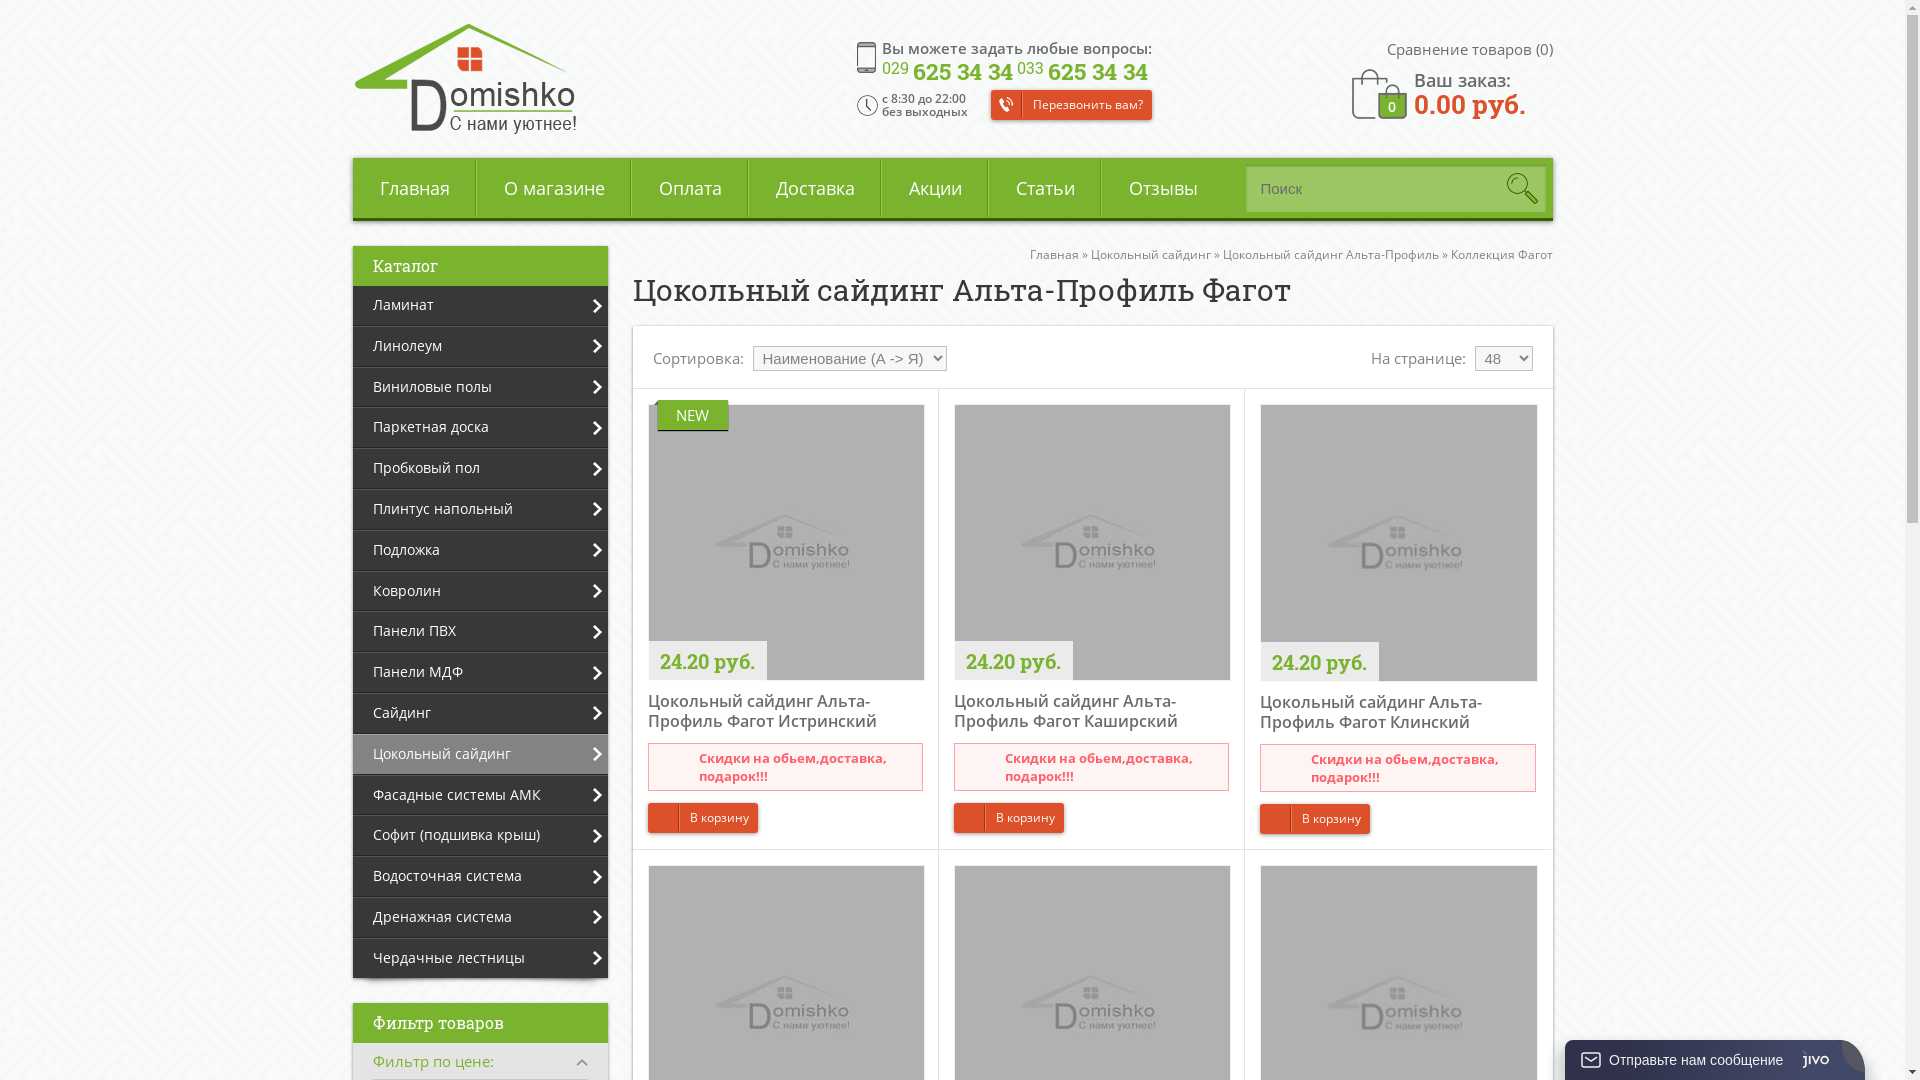 The height and width of the screenshot is (1080, 1920). What do you see at coordinates (463, 77) in the screenshot?
I see `'Domishko.by'` at bounding box center [463, 77].